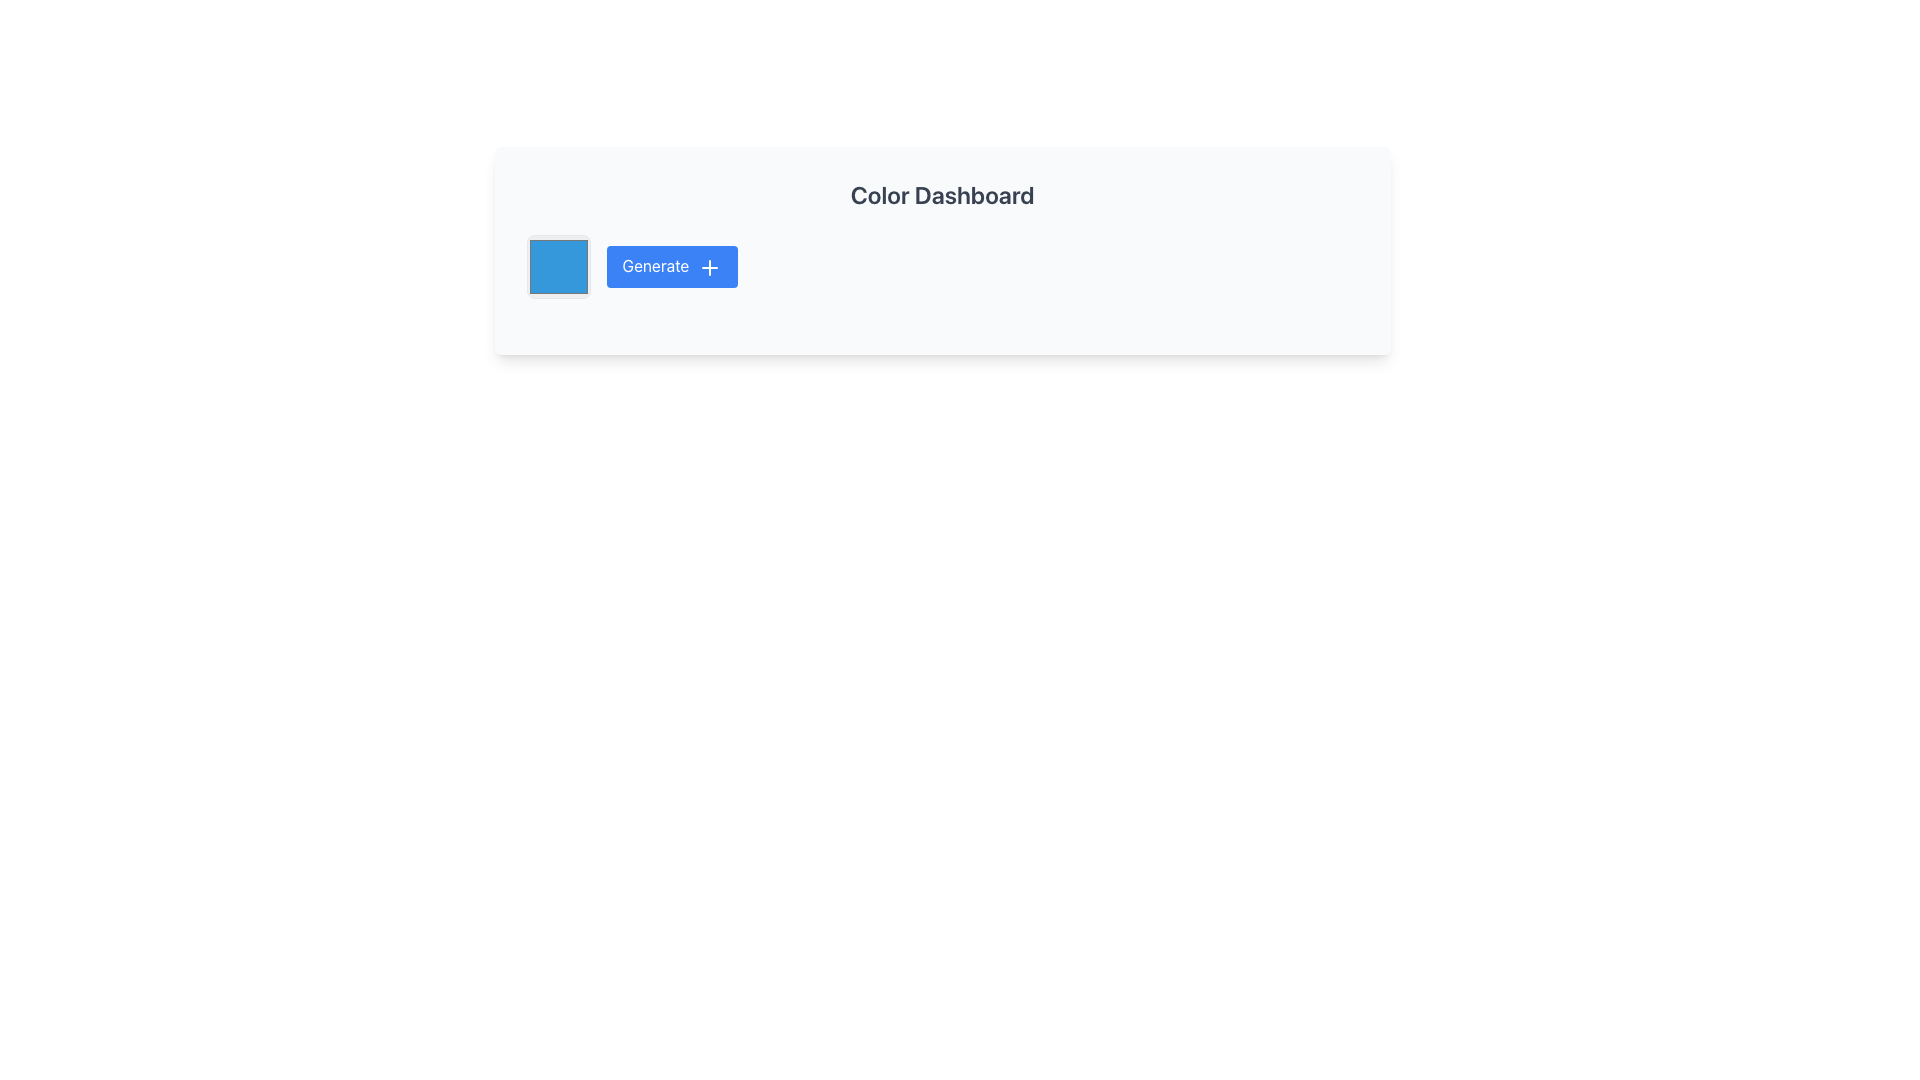 This screenshot has height=1080, width=1920. Describe the element at coordinates (672, 265) in the screenshot. I see `the generate button located in the middle section of the interface to interact via keyboard` at that location.